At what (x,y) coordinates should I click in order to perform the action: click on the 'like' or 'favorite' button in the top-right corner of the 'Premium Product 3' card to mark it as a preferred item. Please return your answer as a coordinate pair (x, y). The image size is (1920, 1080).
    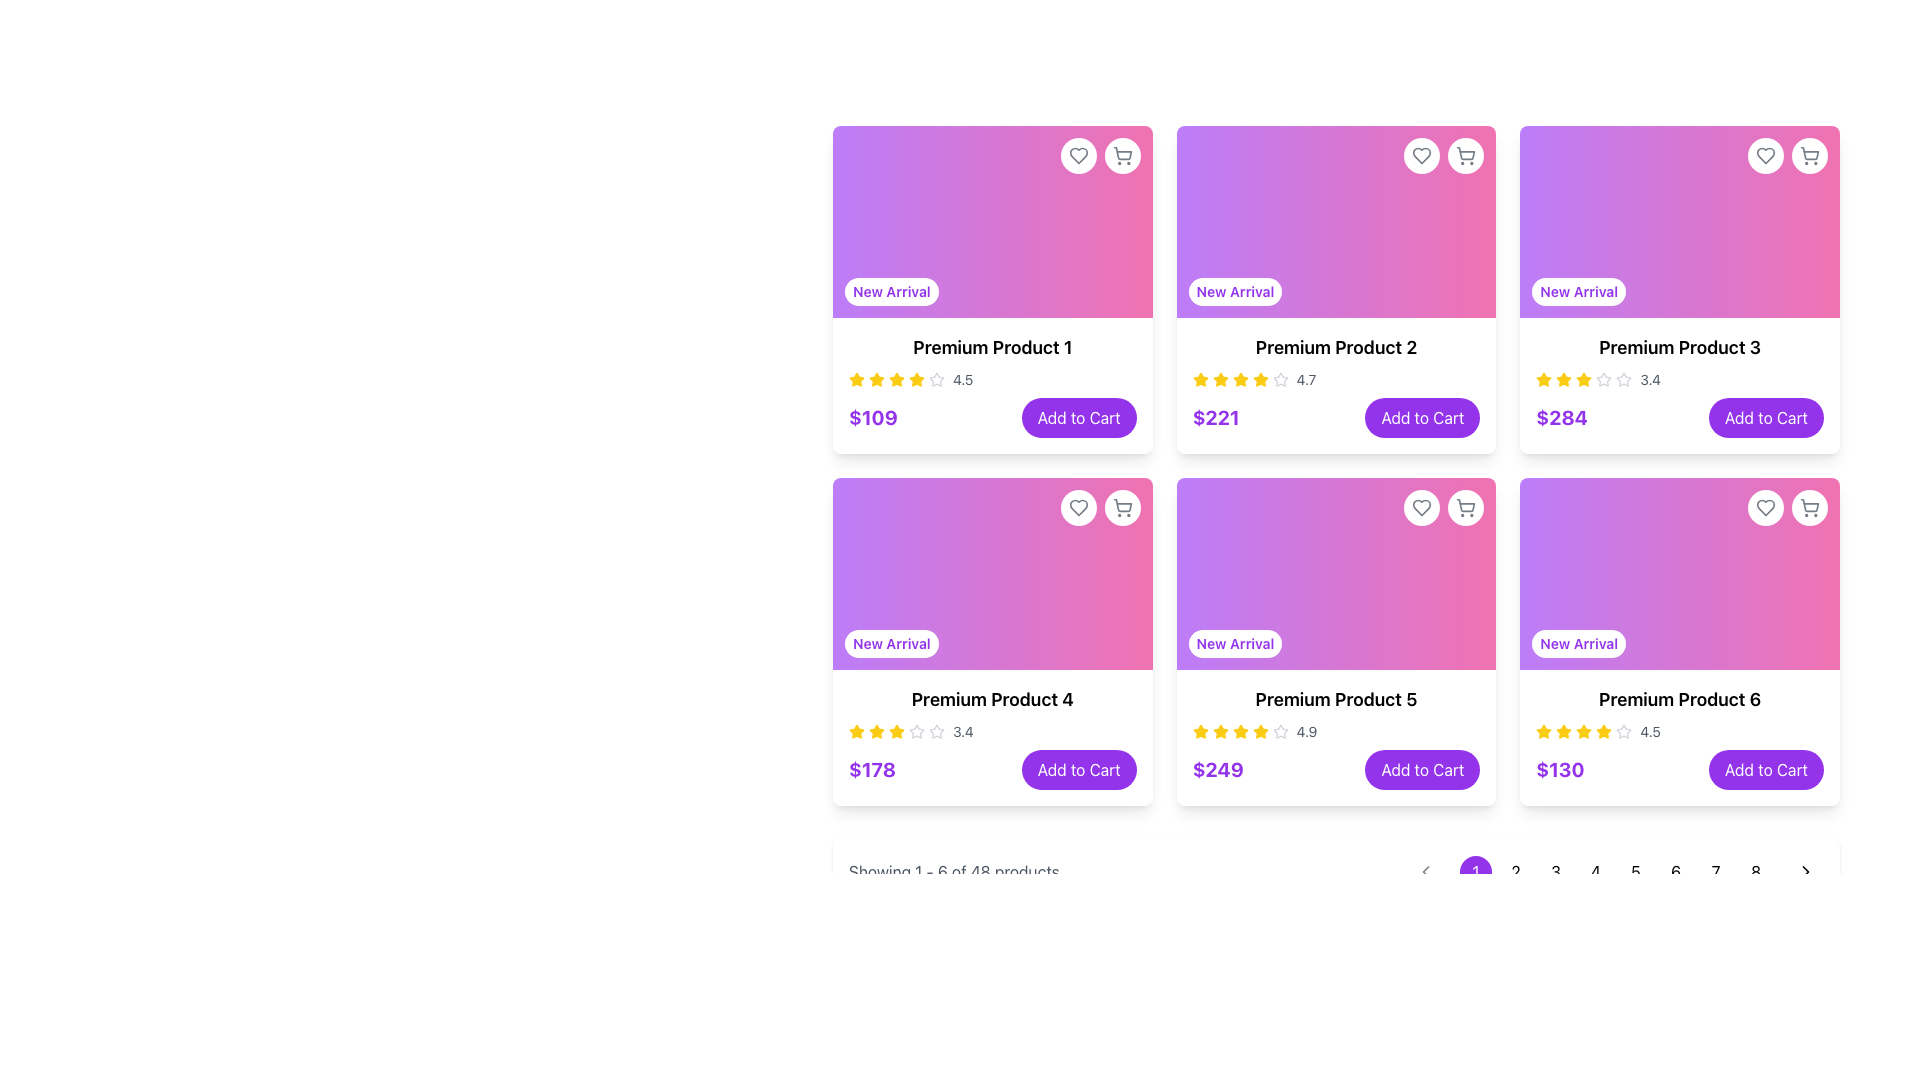
    Looking at the image, I should click on (1766, 154).